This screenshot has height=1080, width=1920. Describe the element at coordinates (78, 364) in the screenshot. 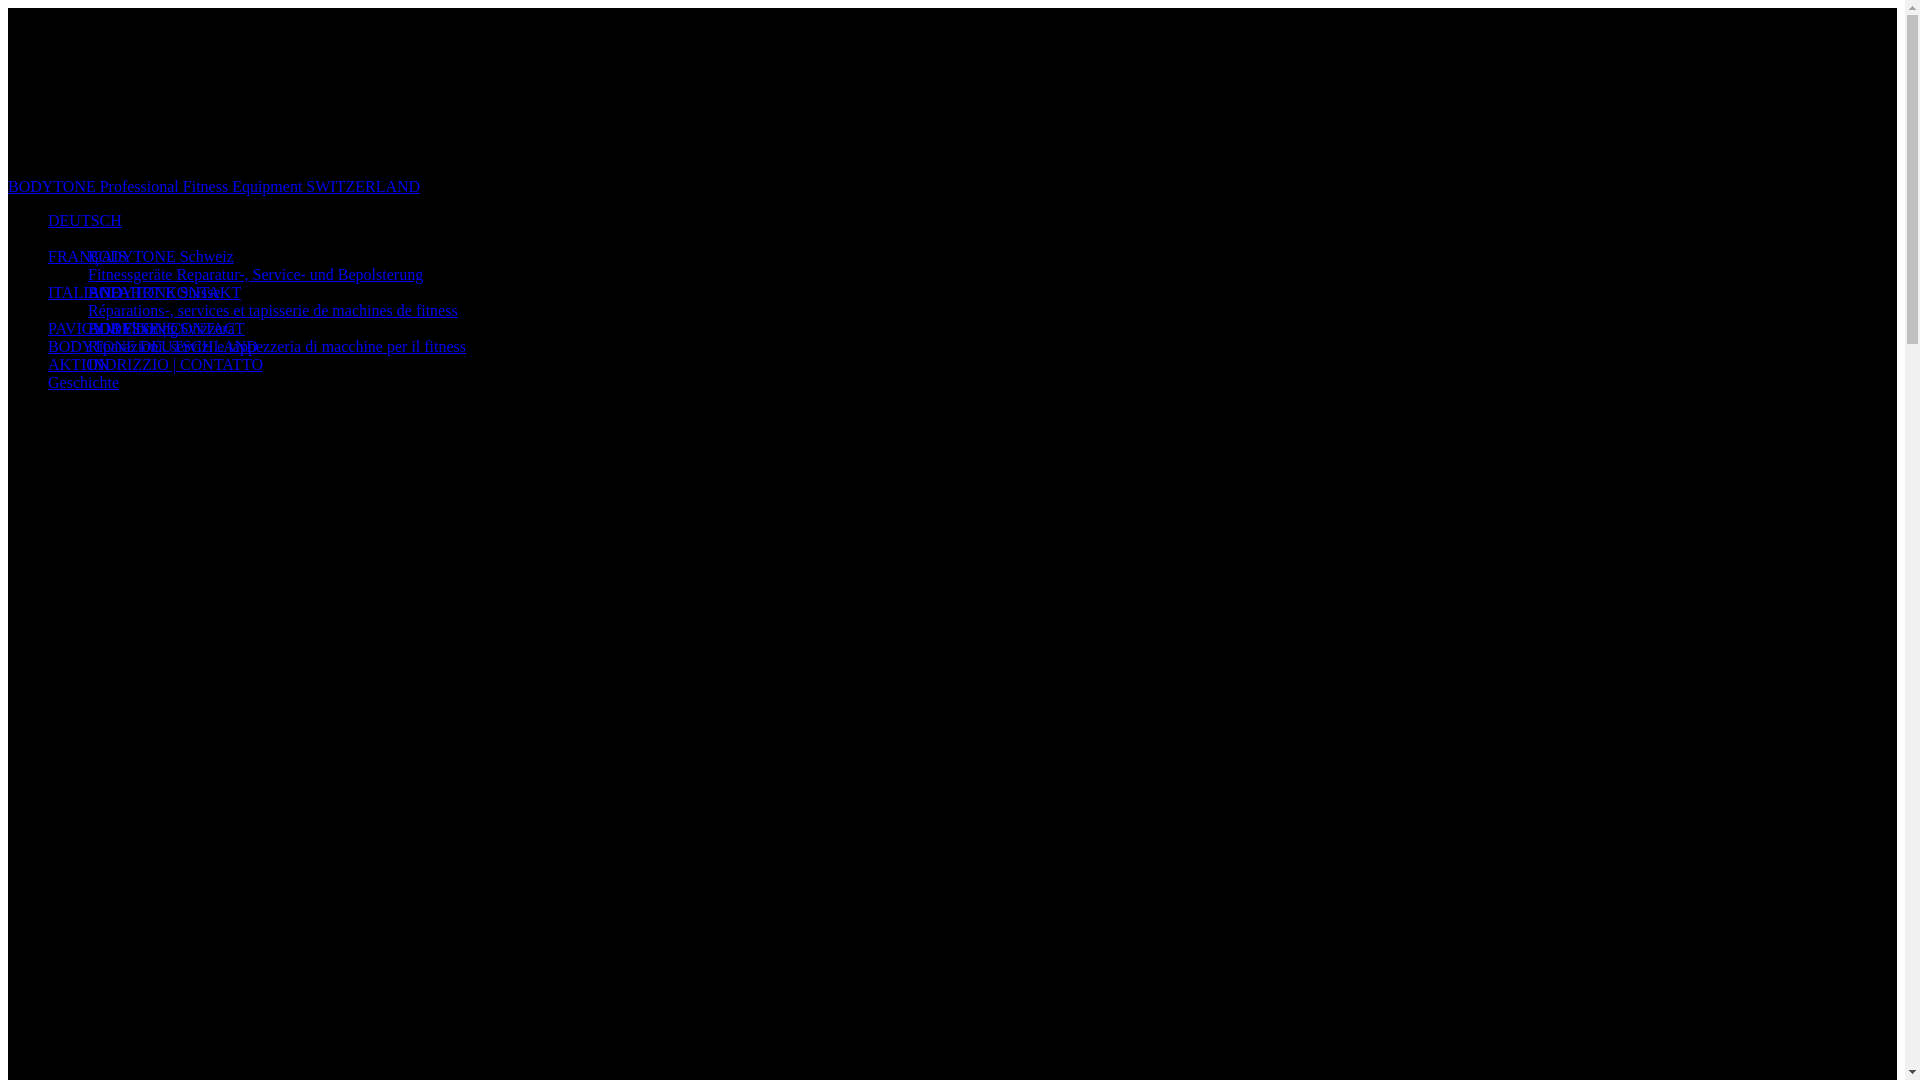

I see `'AKTION'` at that location.